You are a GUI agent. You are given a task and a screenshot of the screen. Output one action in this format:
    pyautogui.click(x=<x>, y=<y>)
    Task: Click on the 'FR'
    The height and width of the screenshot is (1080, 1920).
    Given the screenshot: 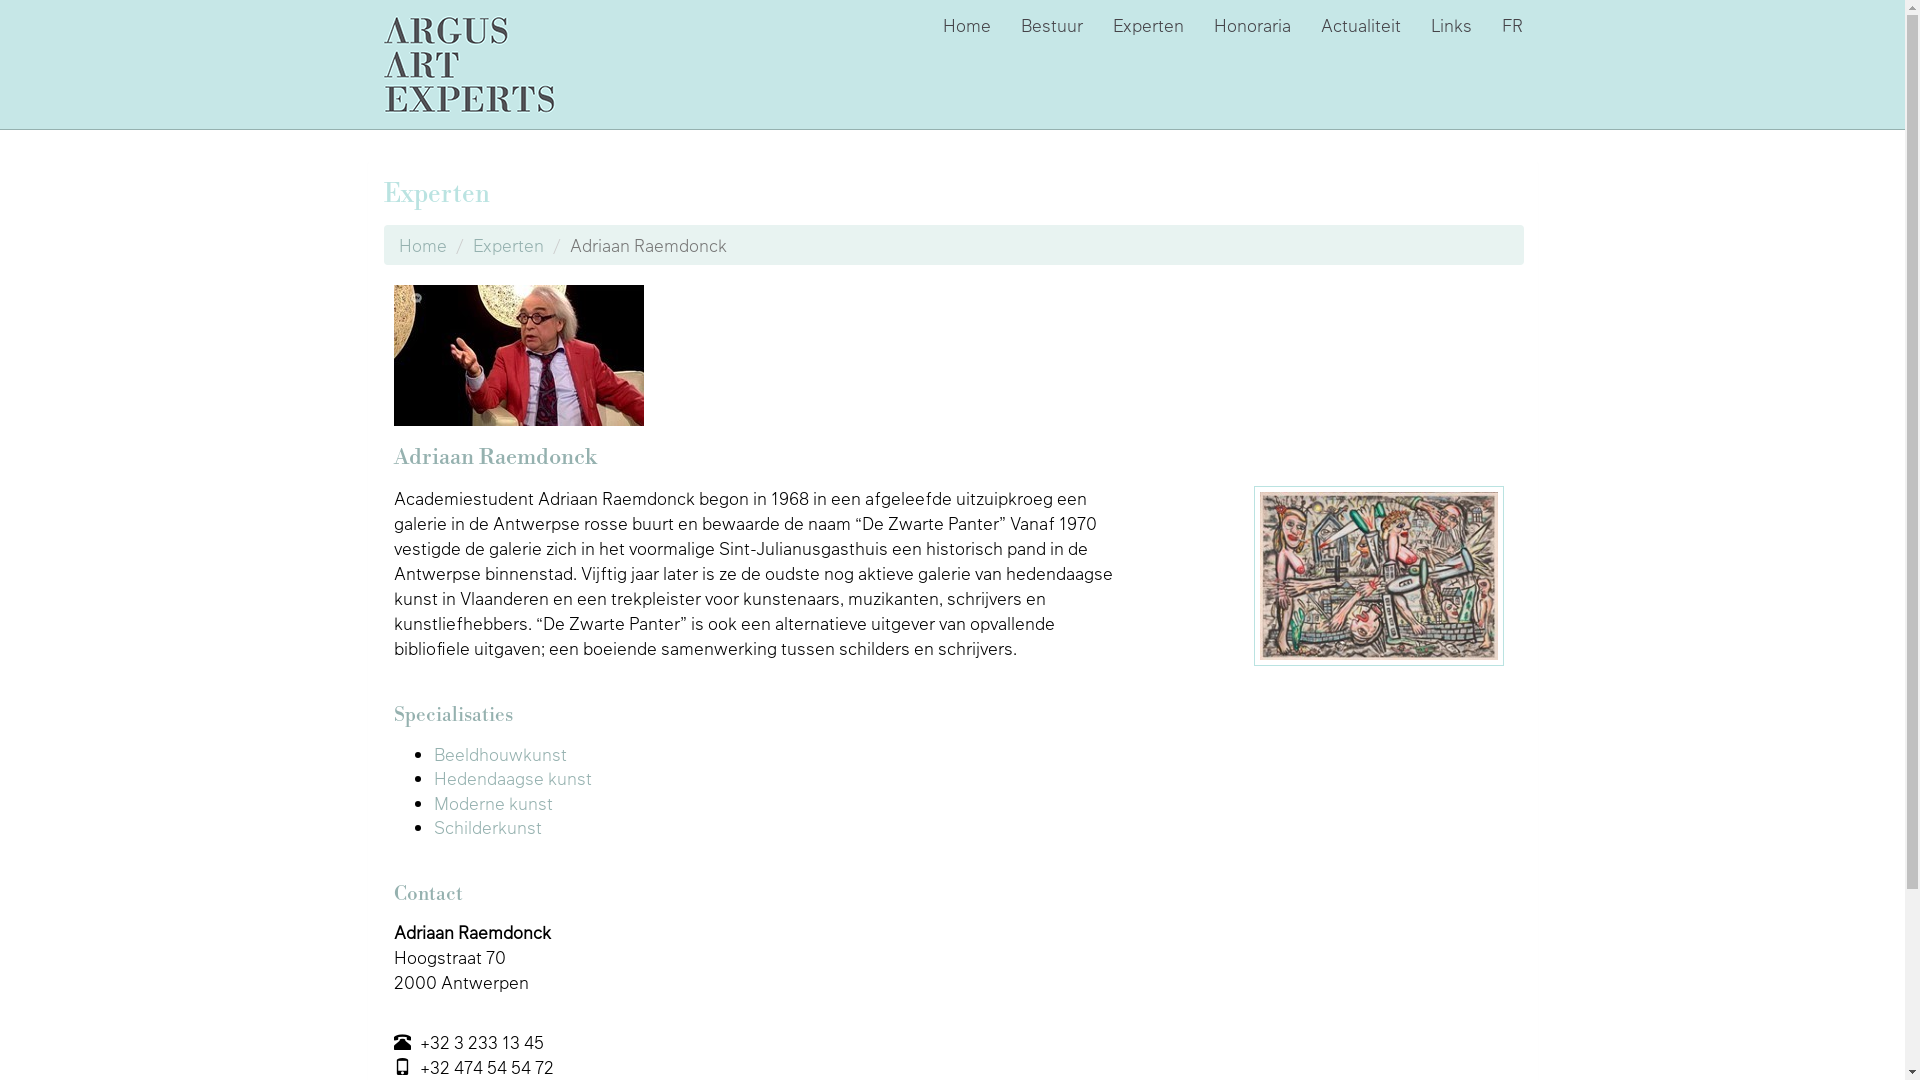 What is the action you would take?
    pyautogui.click(x=1511, y=24)
    